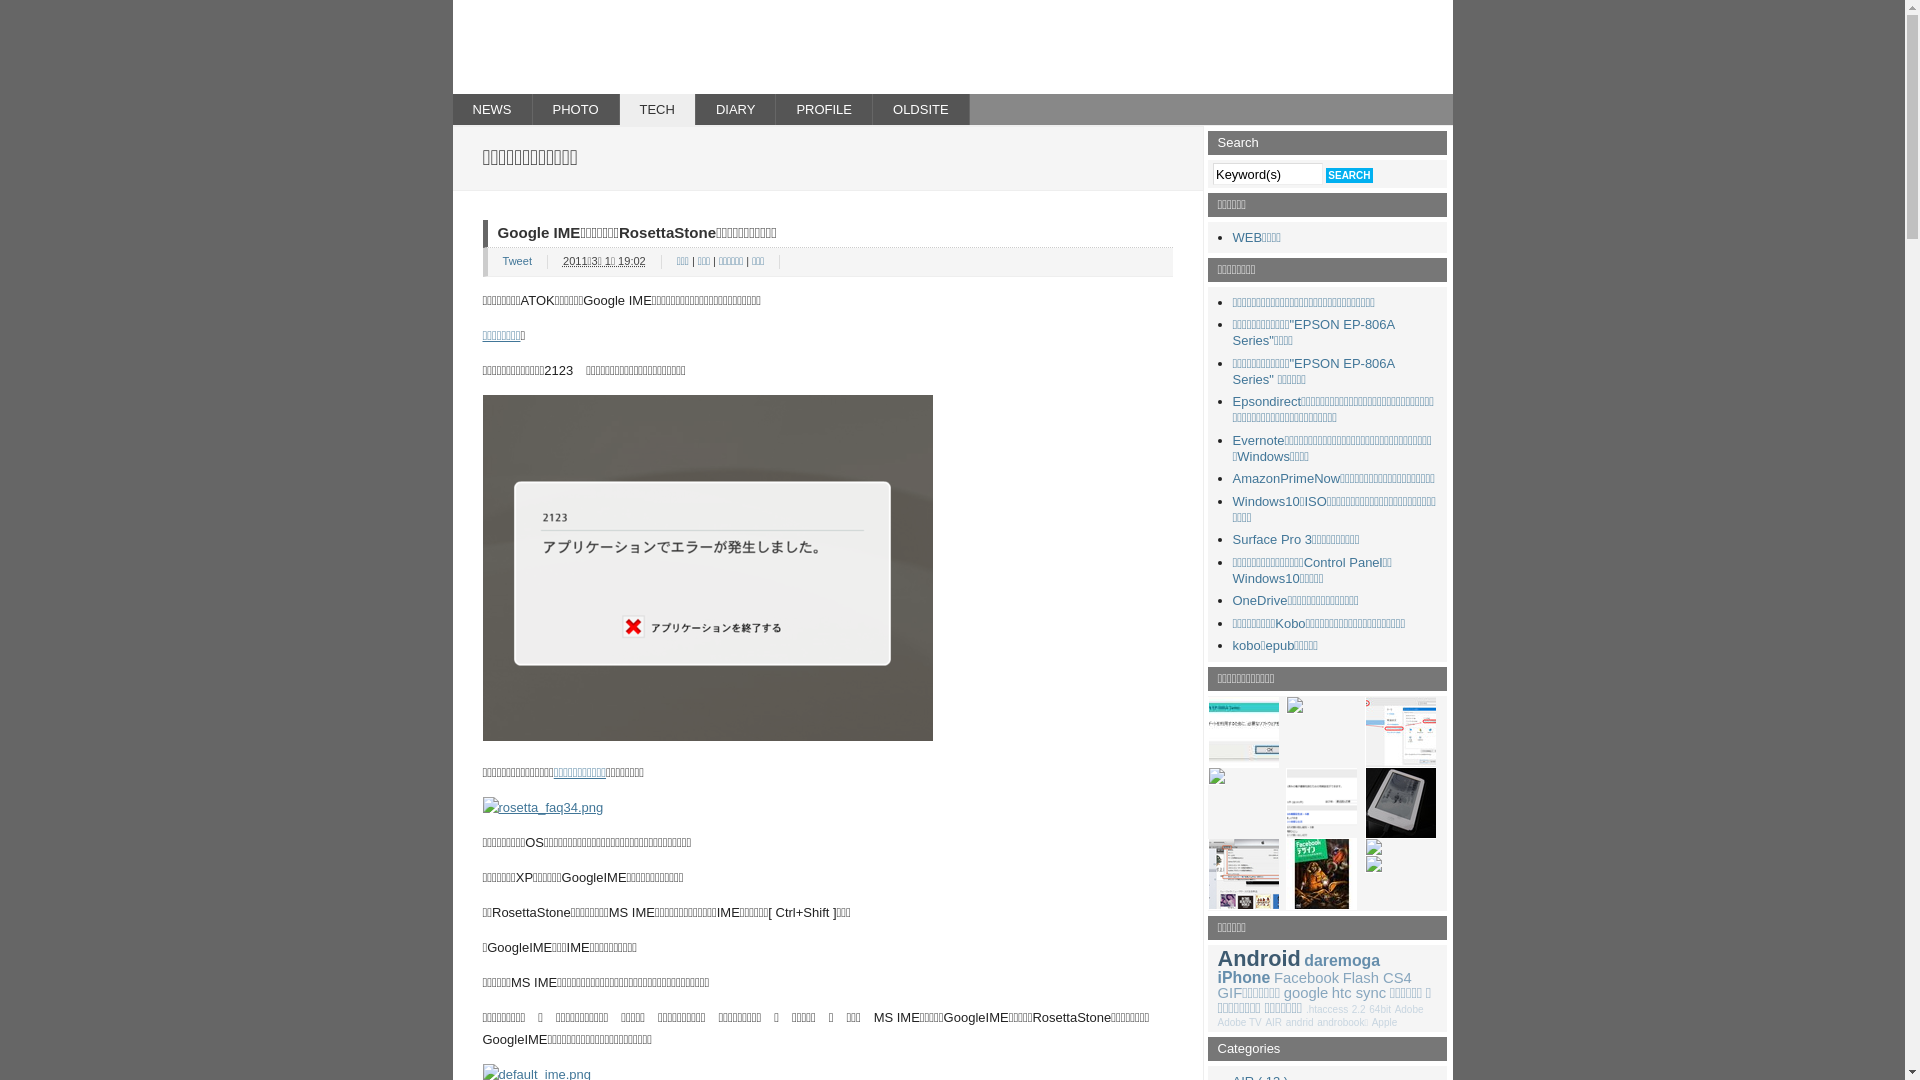  Describe the element at coordinates (1238, 1022) in the screenshot. I see `'Adobe TV'` at that location.